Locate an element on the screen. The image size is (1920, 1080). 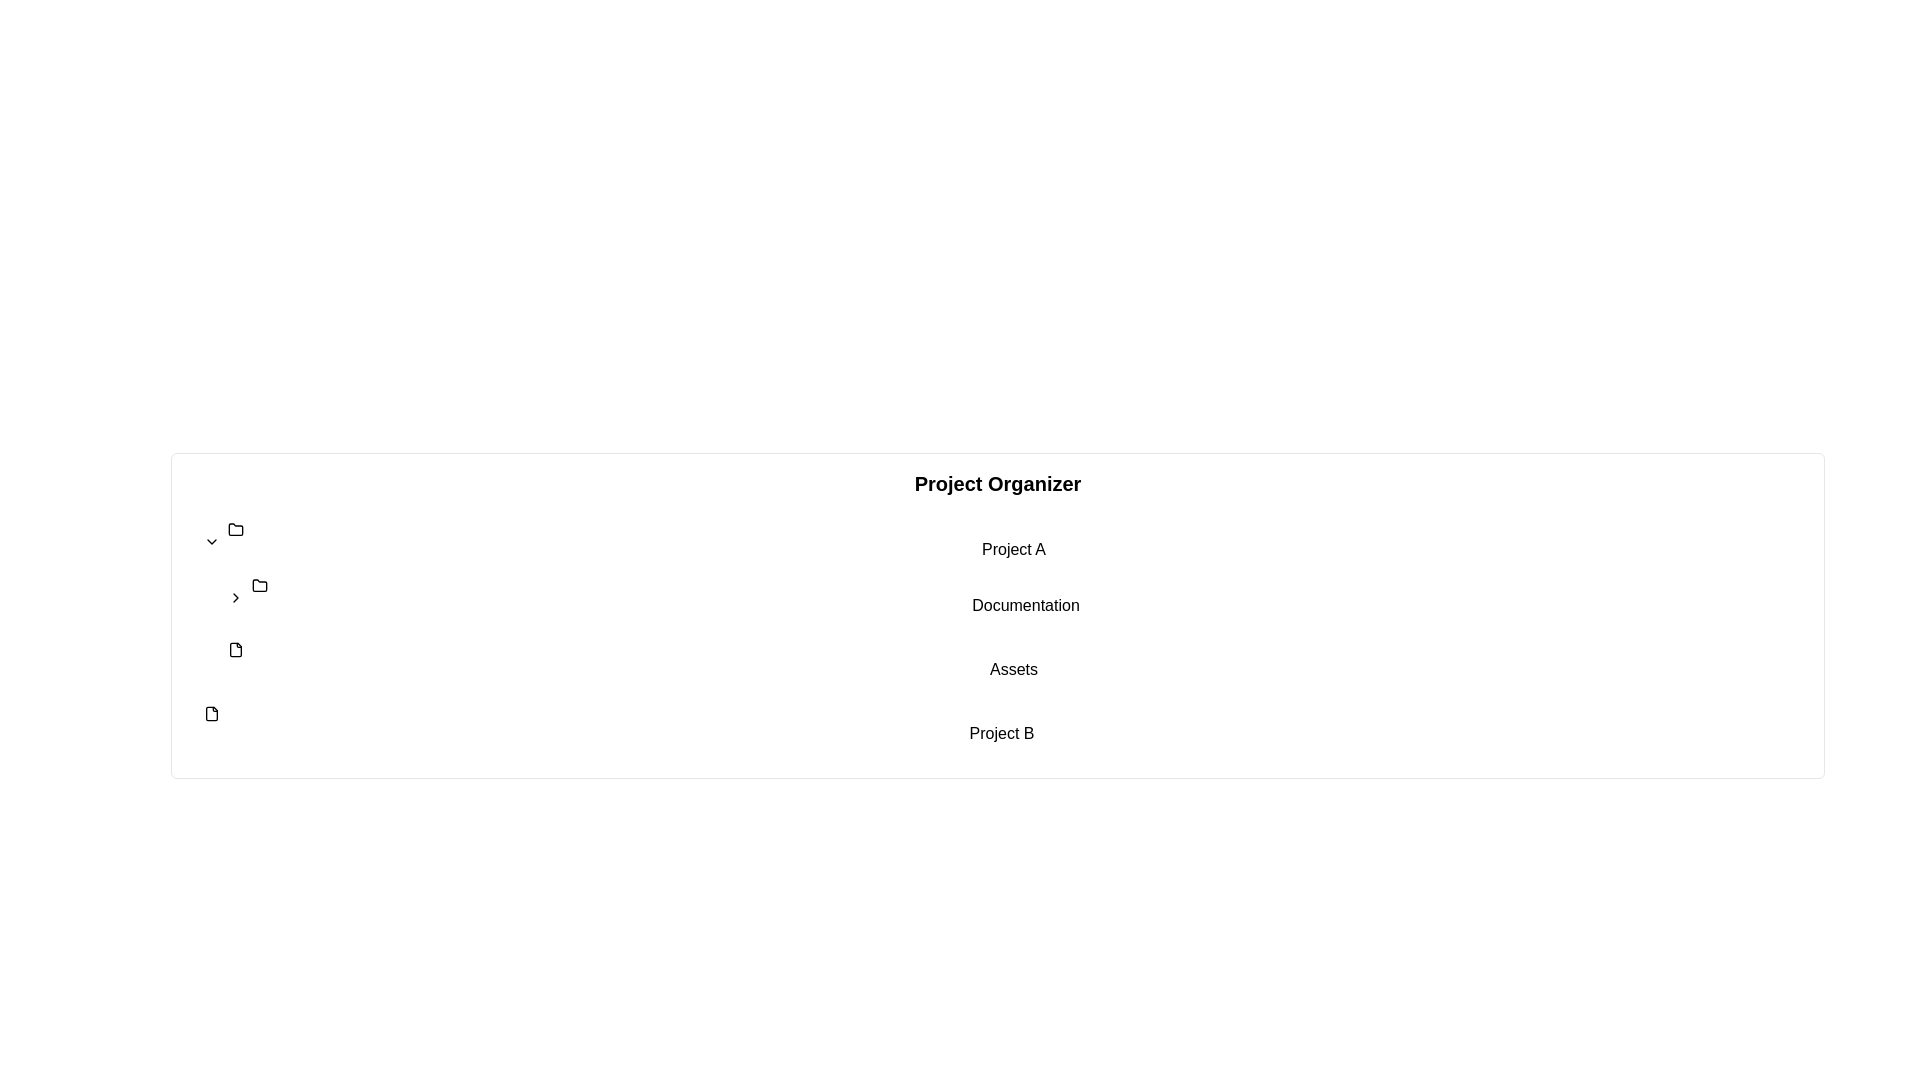
the chevron icon next to the 'Documentation' text in the vertical navigation panel is located at coordinates (235, 596).